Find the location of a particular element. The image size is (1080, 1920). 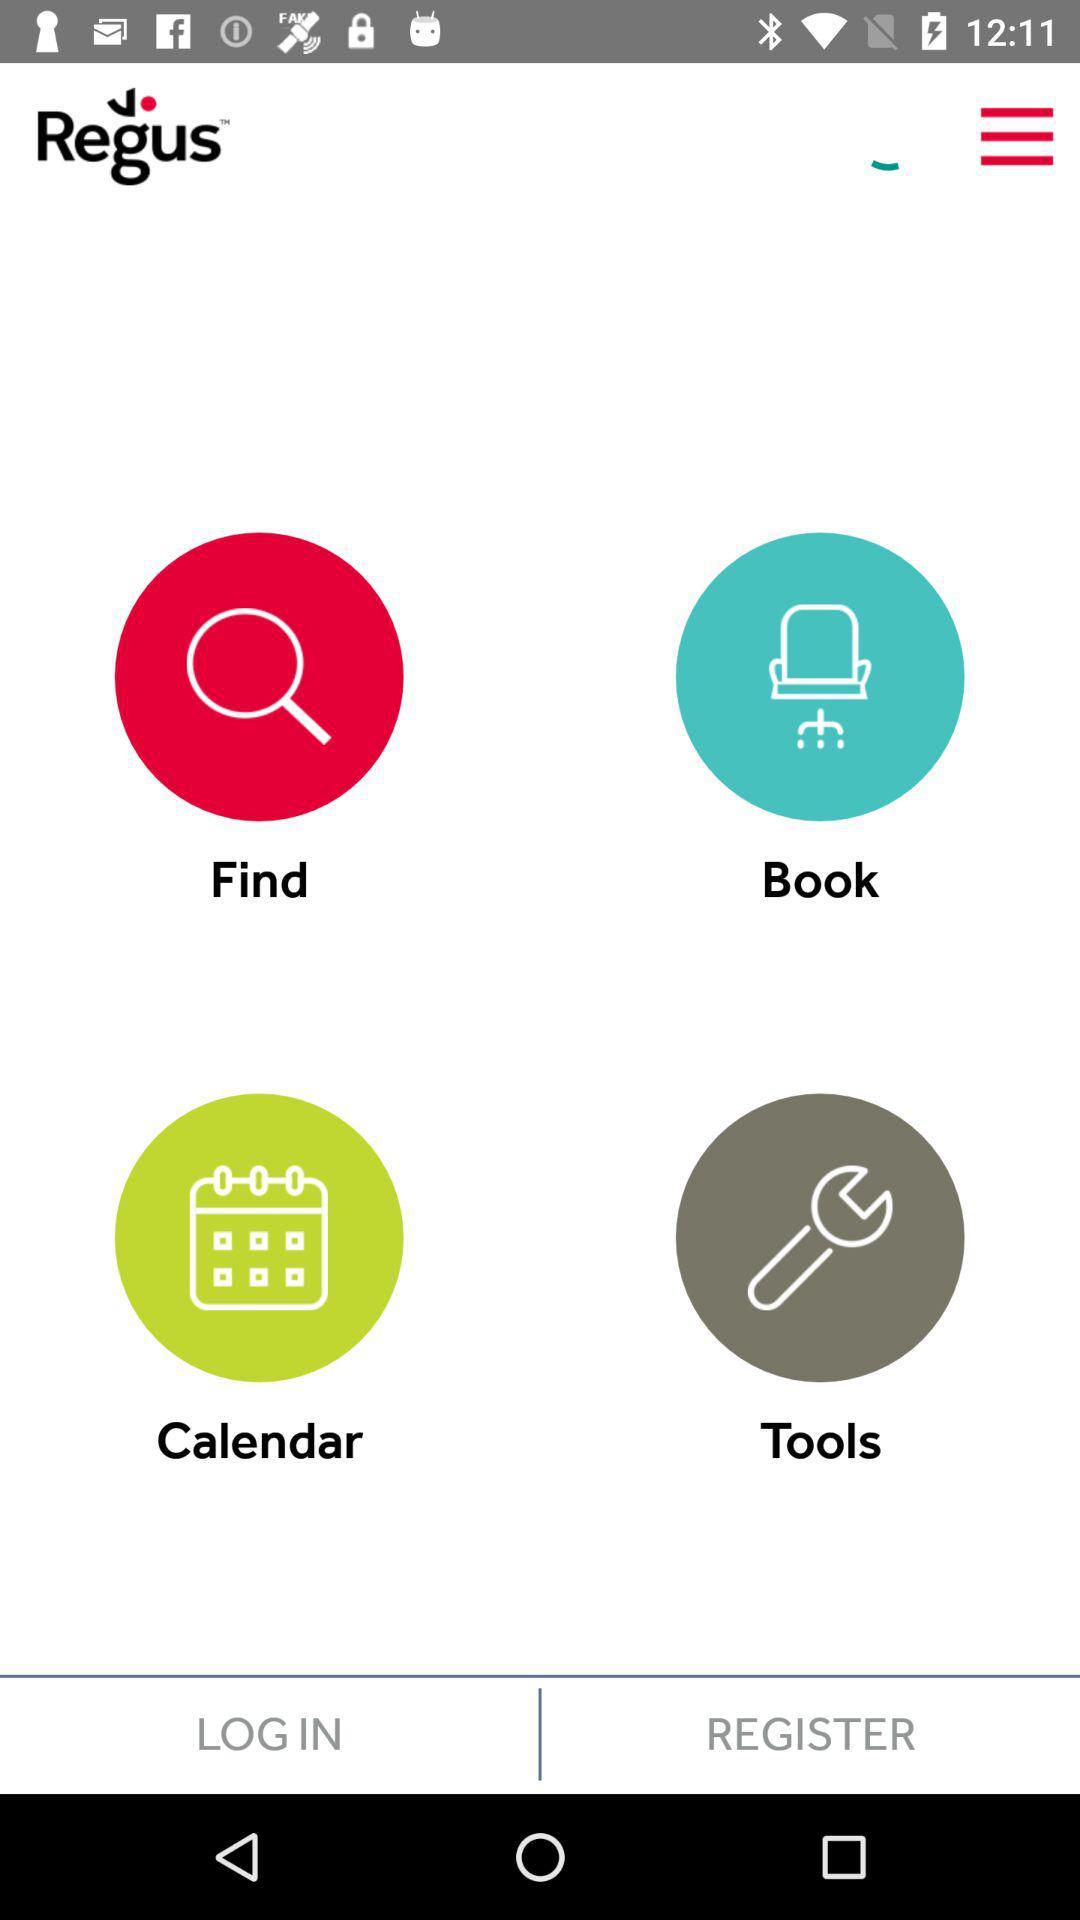

log in item is located at coordinates (268, 1732).